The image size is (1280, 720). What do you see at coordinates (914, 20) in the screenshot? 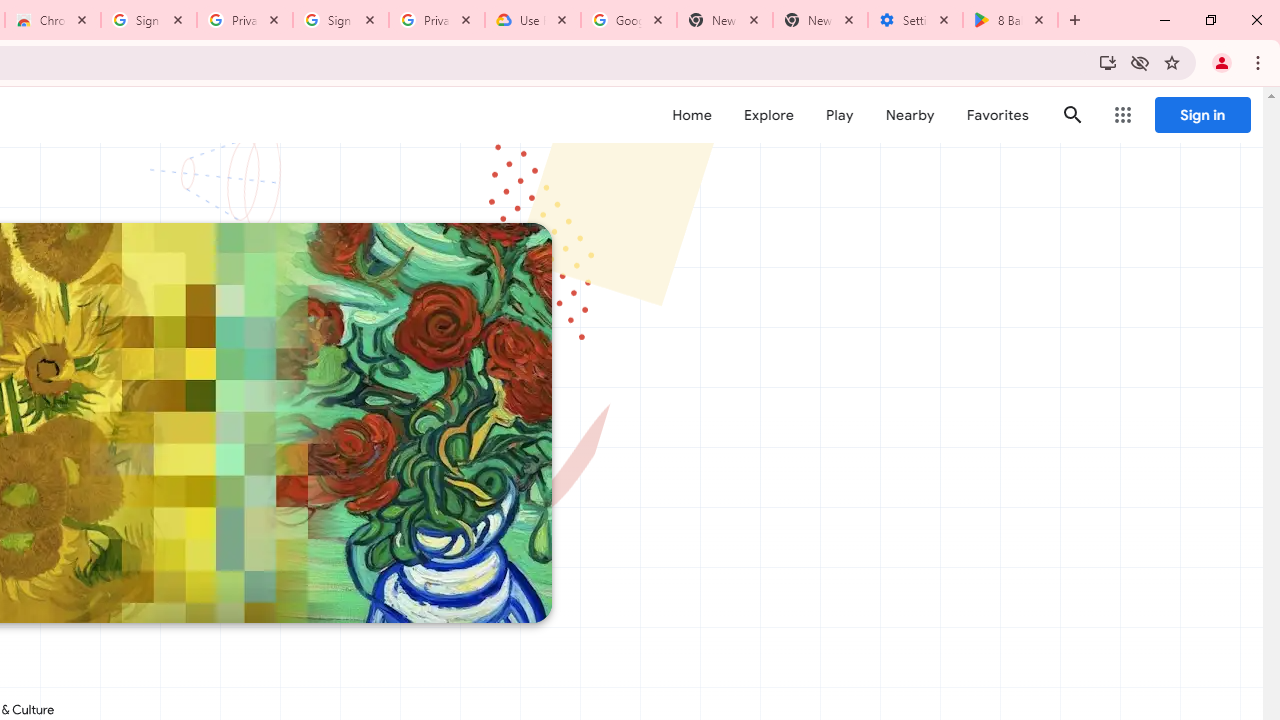
I see `'Settings - System'` at bounding box center [914, 20].